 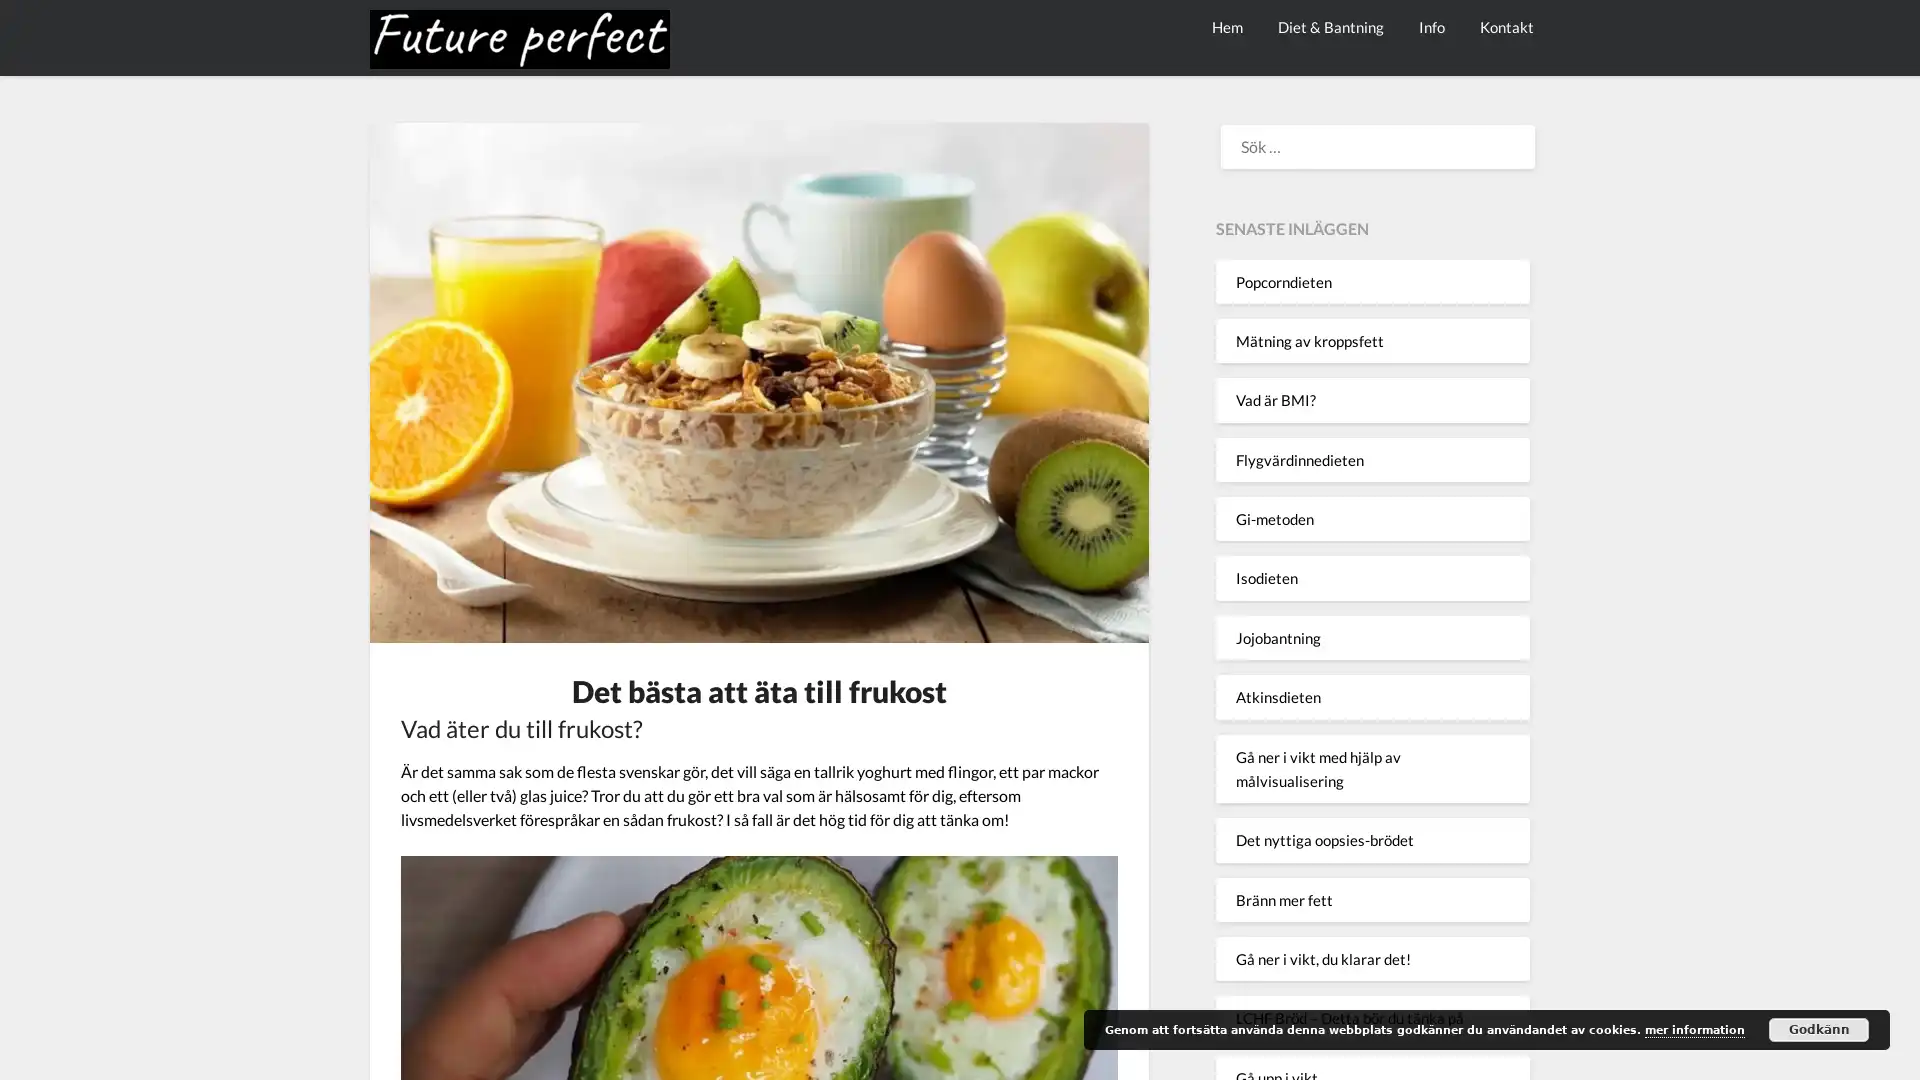 What do you see at coordinates (1819, 1029) in the screenshot?
I see `Godkann` at bounding box center [1819, 1029].